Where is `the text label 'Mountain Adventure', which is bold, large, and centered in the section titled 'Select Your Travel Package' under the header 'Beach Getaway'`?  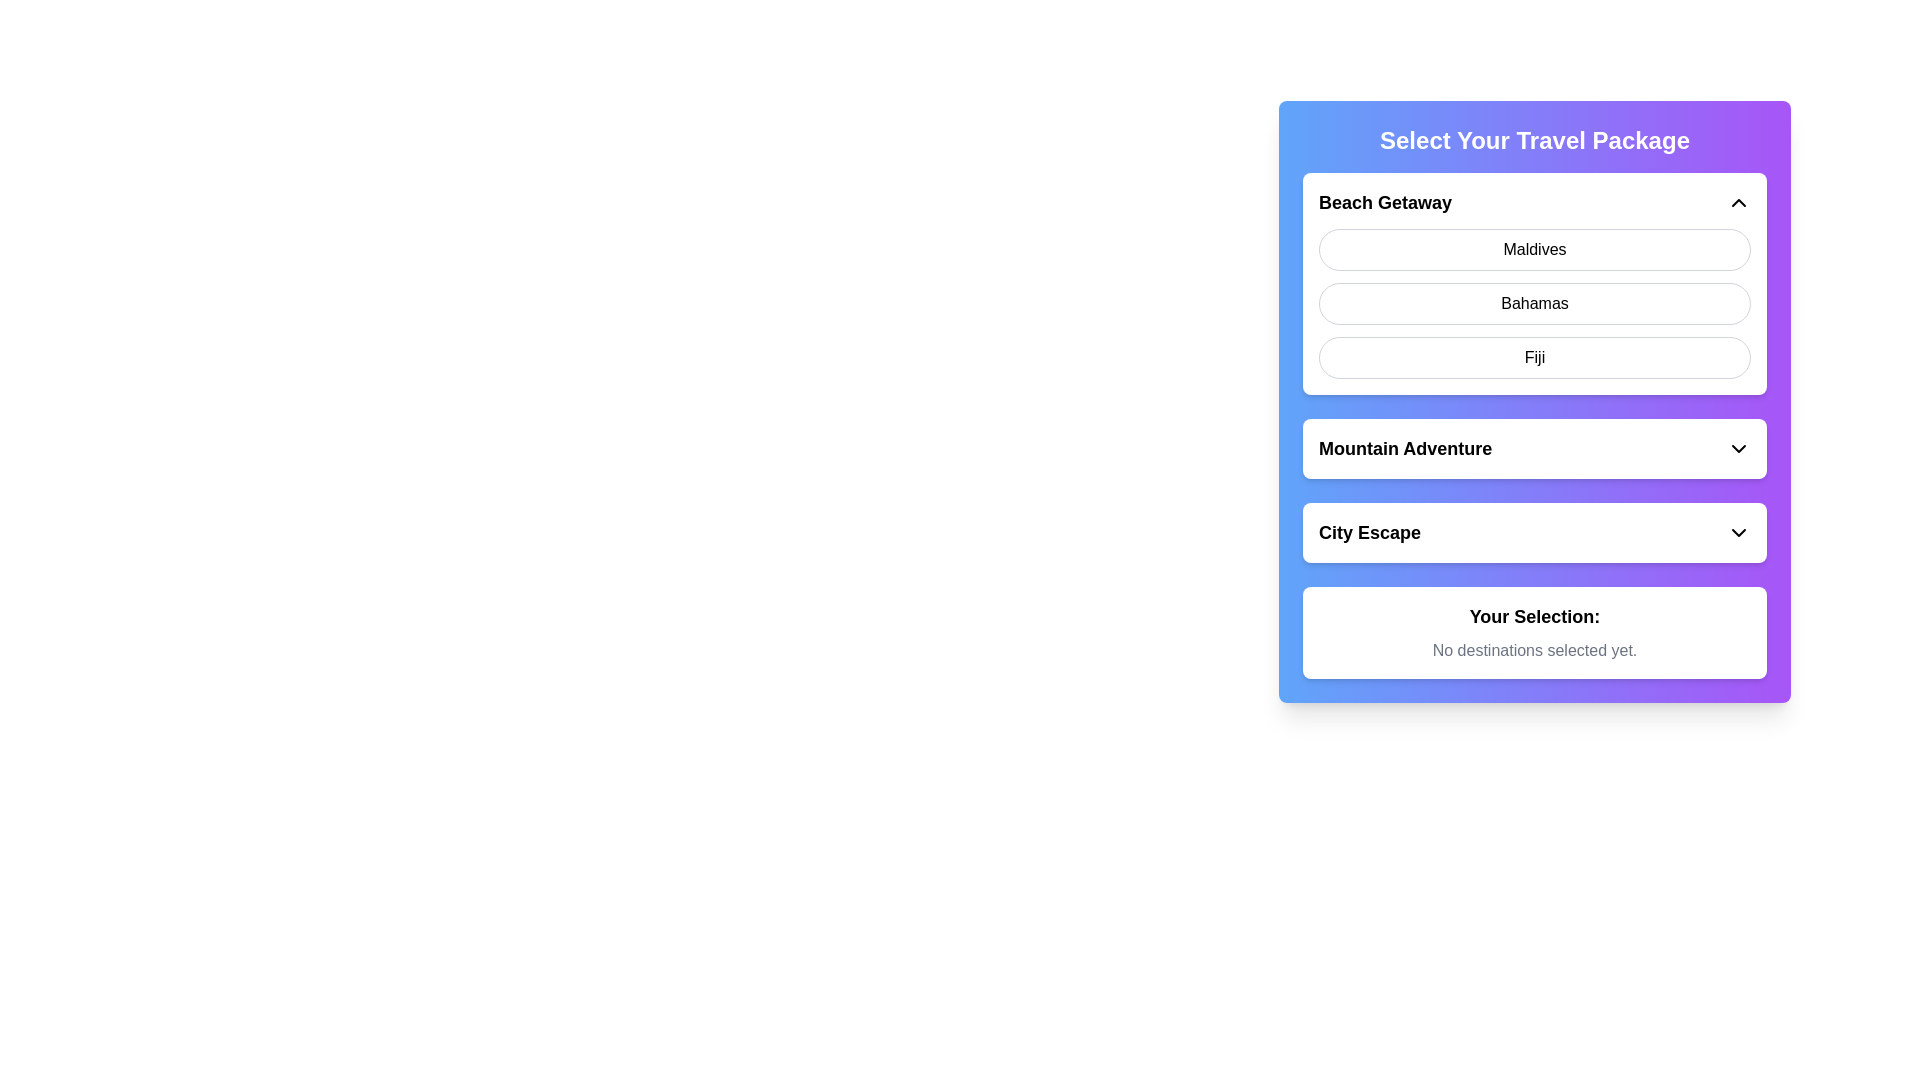 the text label 'Mountain Adventure', which is bold, large, and centered in the section titled 'Select Your Travel Package' under the header 'Beach Getaway' is located at coordinates (1404, 447).